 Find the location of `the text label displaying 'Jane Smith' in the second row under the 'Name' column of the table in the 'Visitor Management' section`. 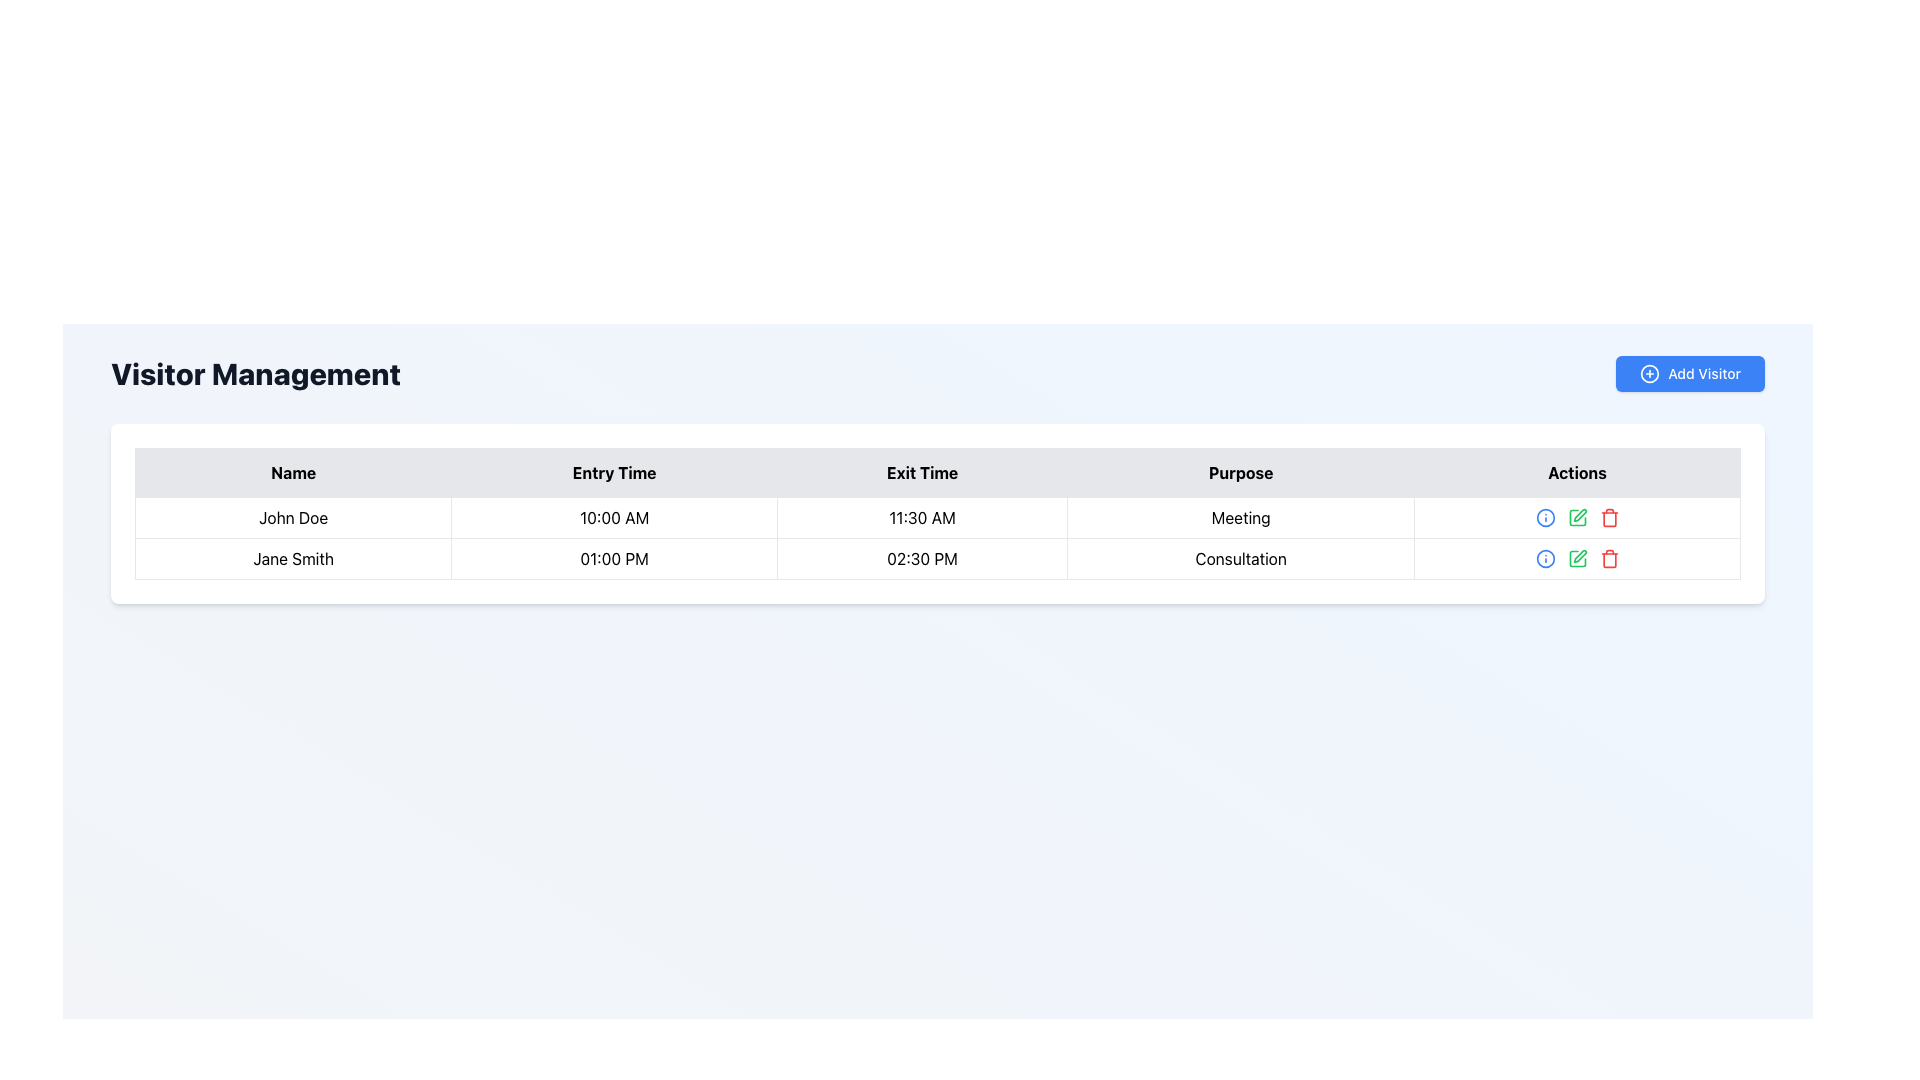

the text label displaying 'Jane Smith' in the second row under the 'Name' column of the table in the 'Visitor Management' section is located at coordinates (292, 559).